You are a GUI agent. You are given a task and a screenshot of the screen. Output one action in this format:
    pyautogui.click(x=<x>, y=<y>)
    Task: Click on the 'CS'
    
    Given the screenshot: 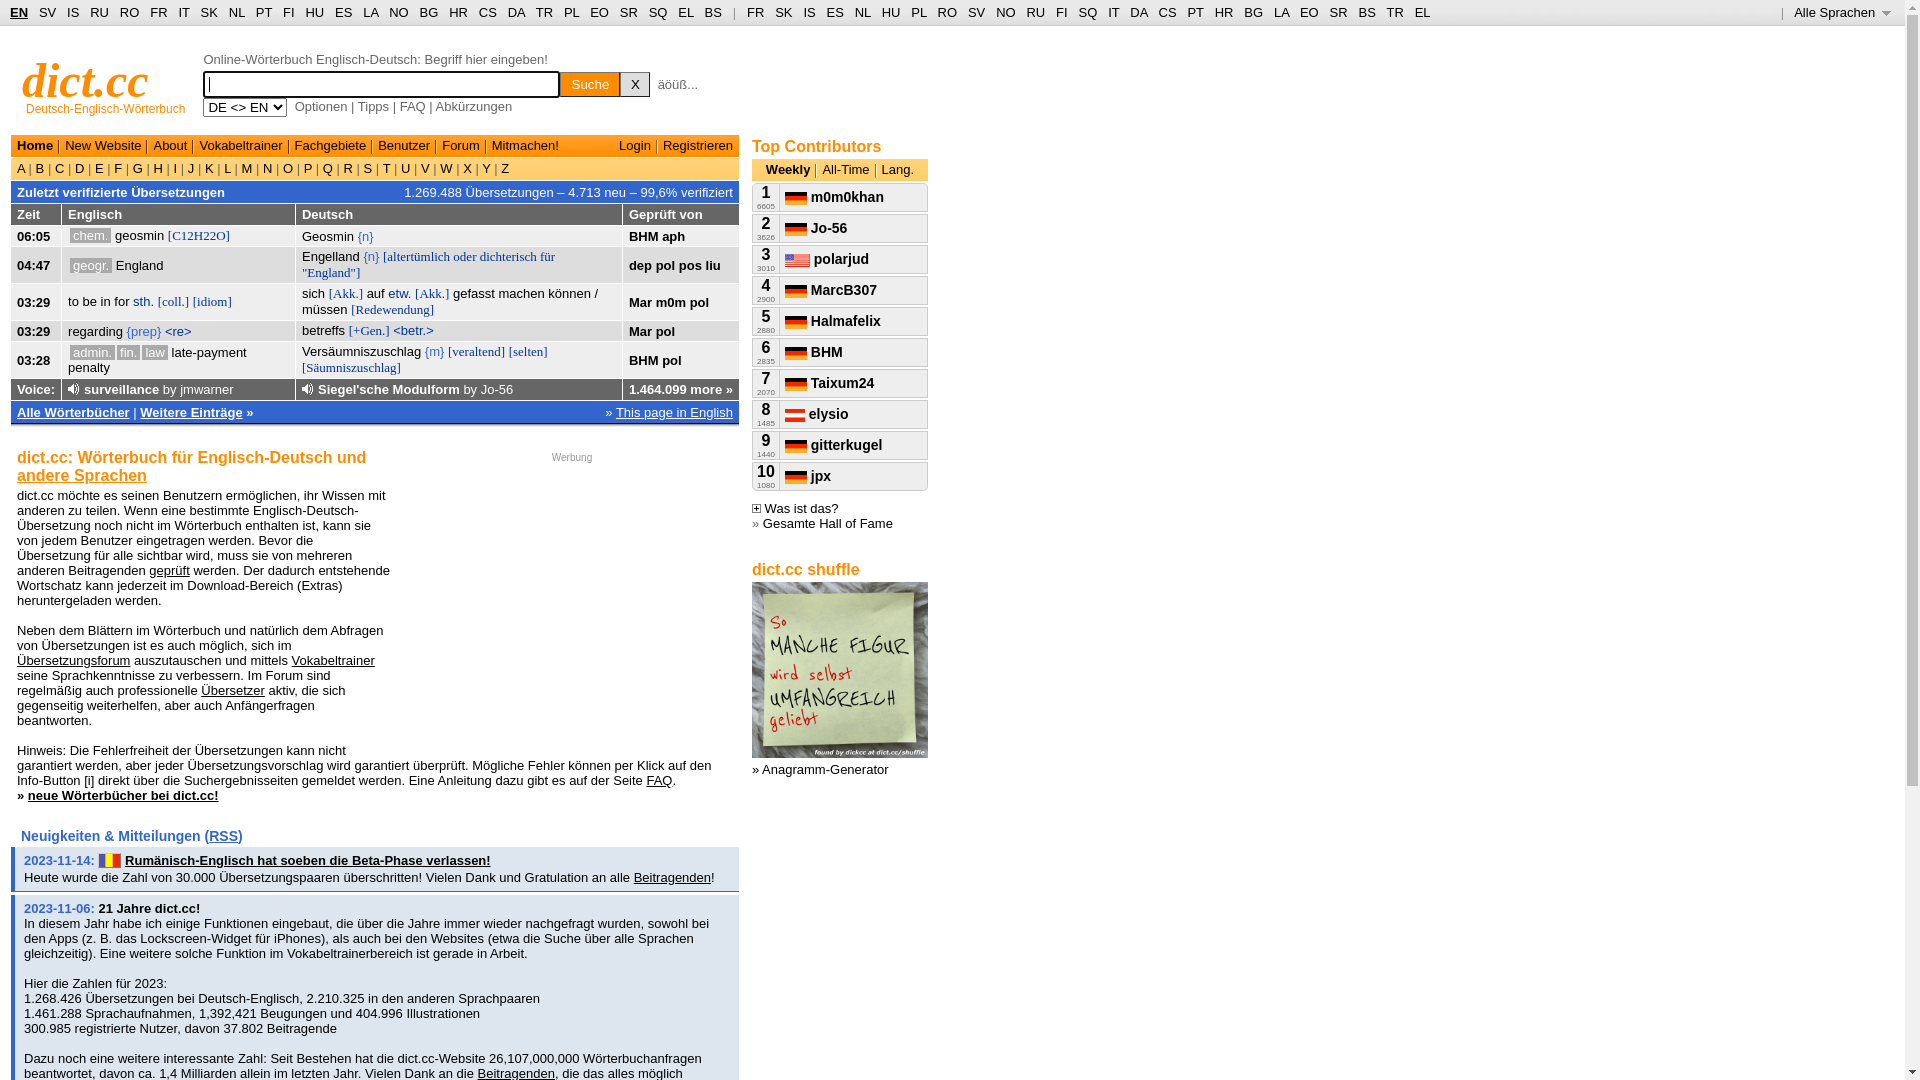 What is the action you would take?
    pyautogui.click(x=1166, y=12)
    